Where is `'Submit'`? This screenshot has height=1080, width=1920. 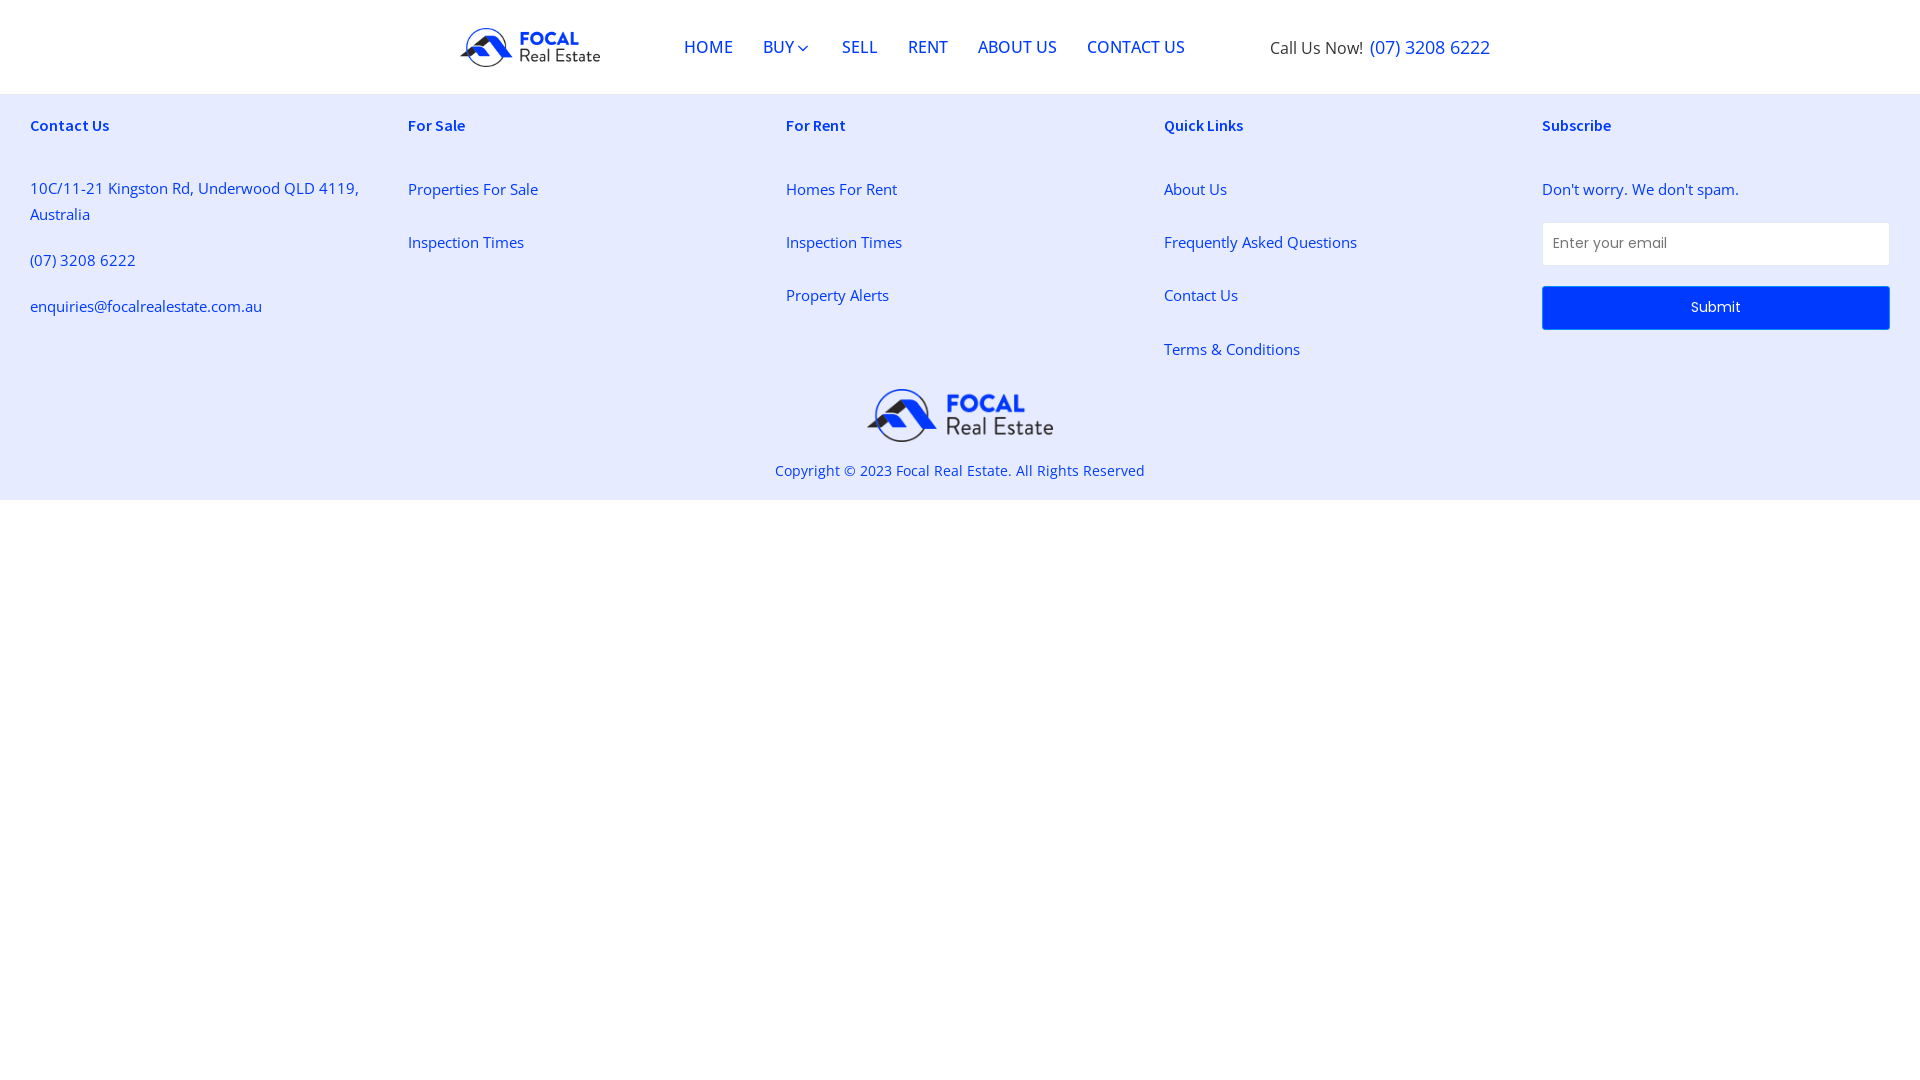
'Submit' is located at coordinates (1715, 308).